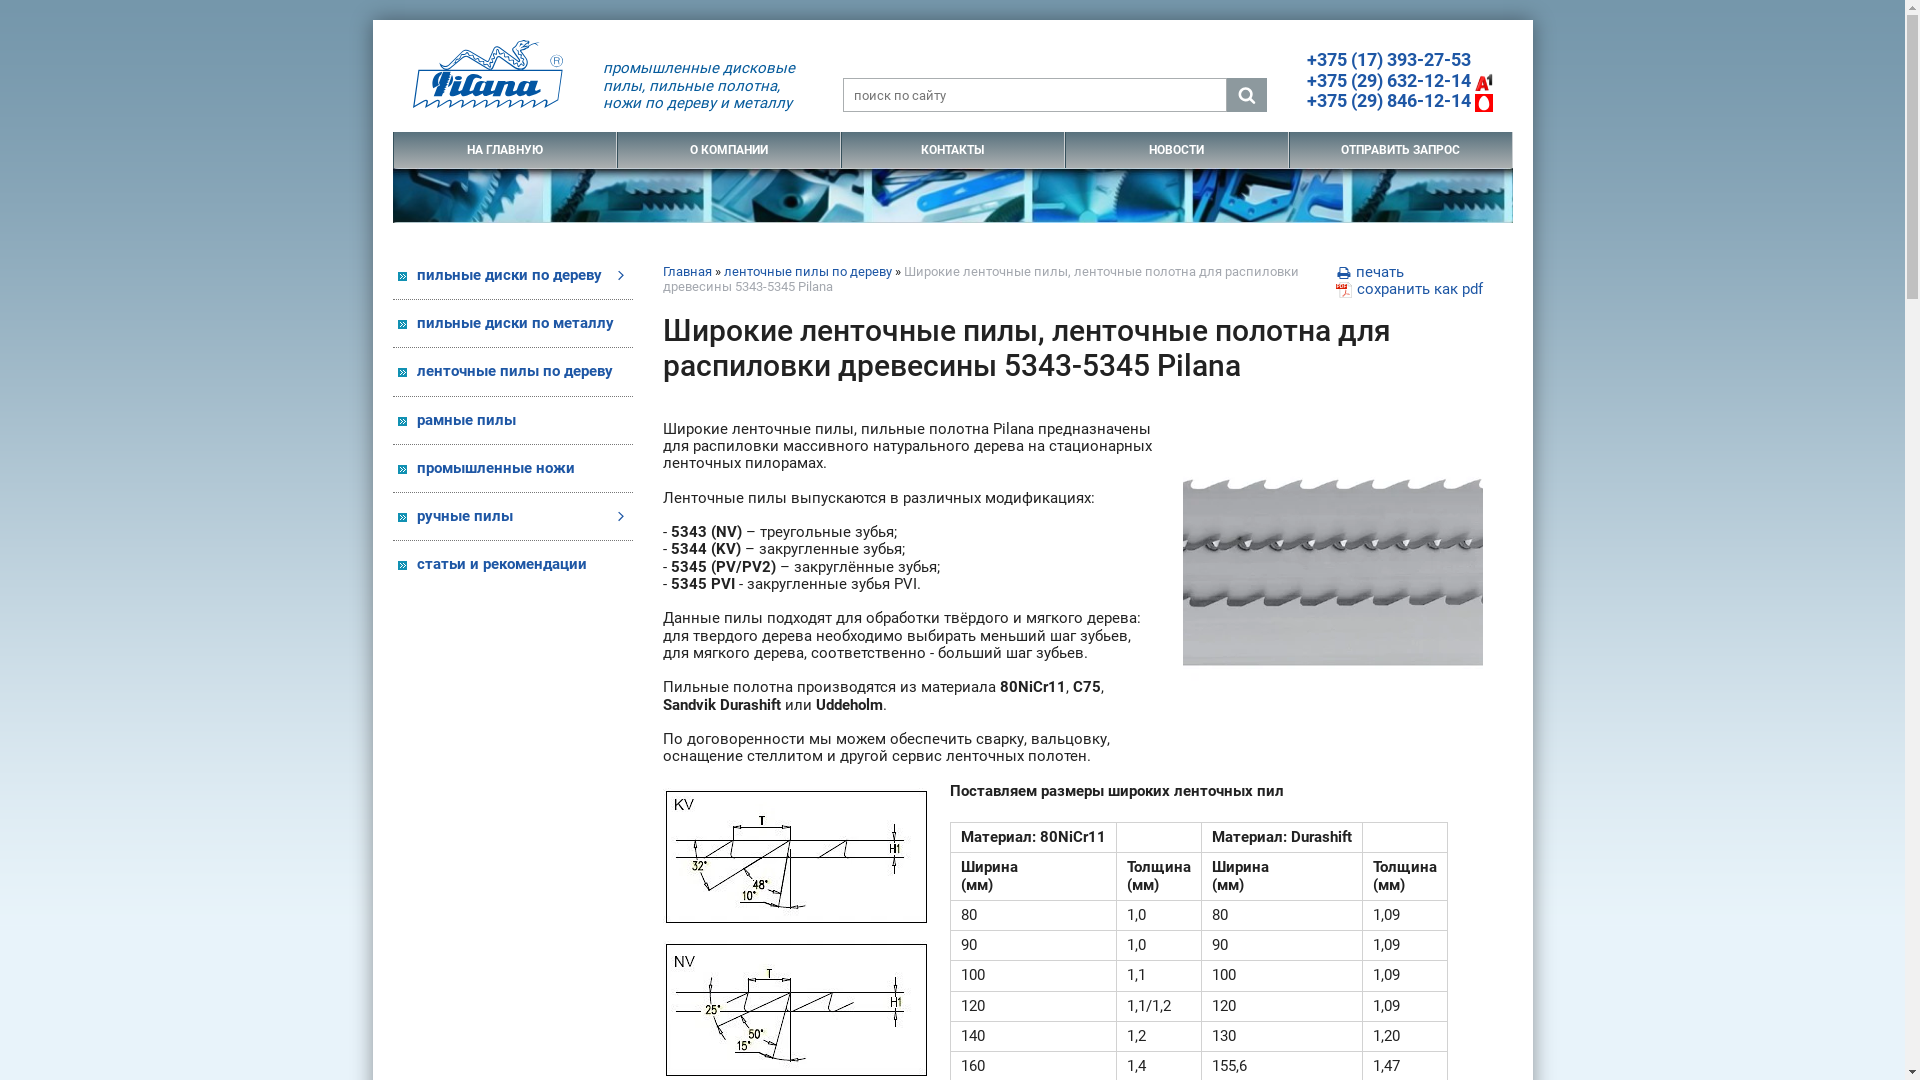 The width and height of the screenshot is (1920, 1080). What do you see at coordinates (1397, 100) in the screenshot?
I see `'+375 (29) 846-12-14'` at bounding box center [1397, 100].